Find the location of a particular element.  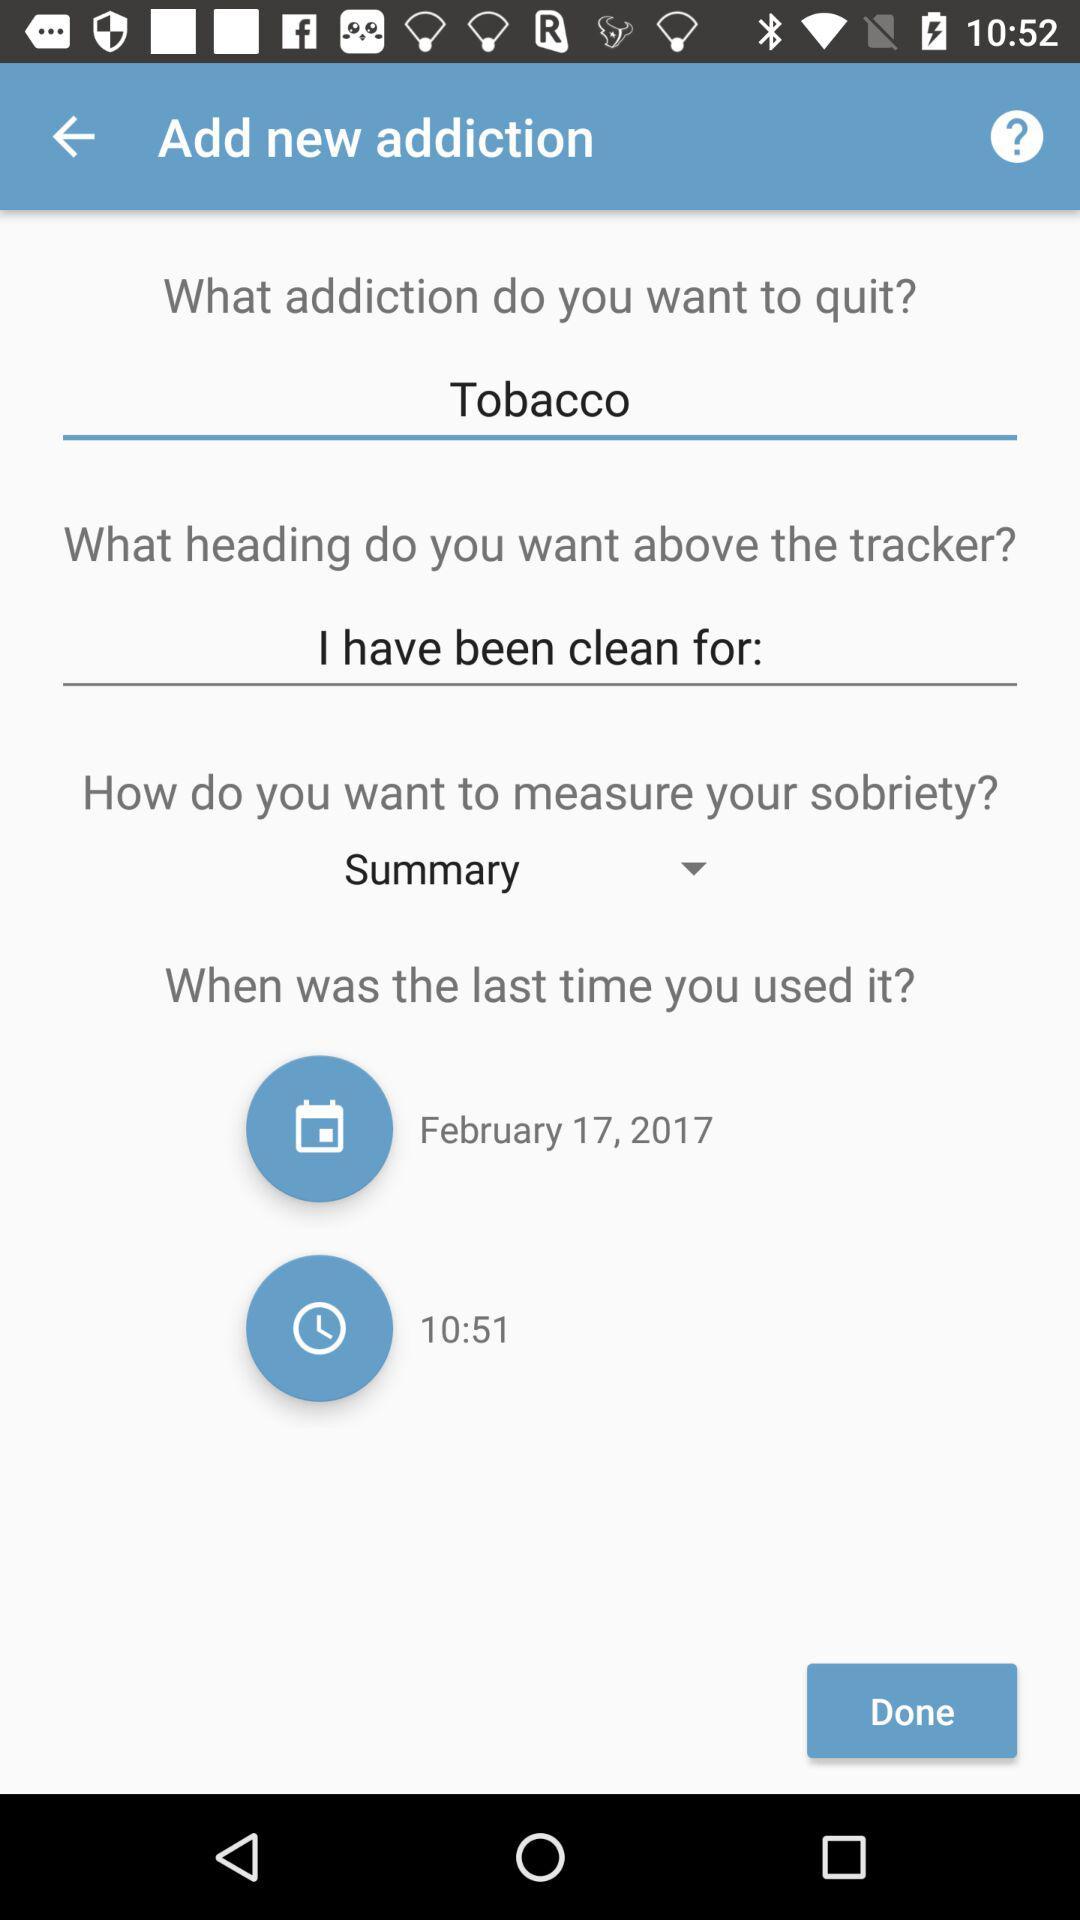

the date_range icon is located at coordinates (318, 1128).